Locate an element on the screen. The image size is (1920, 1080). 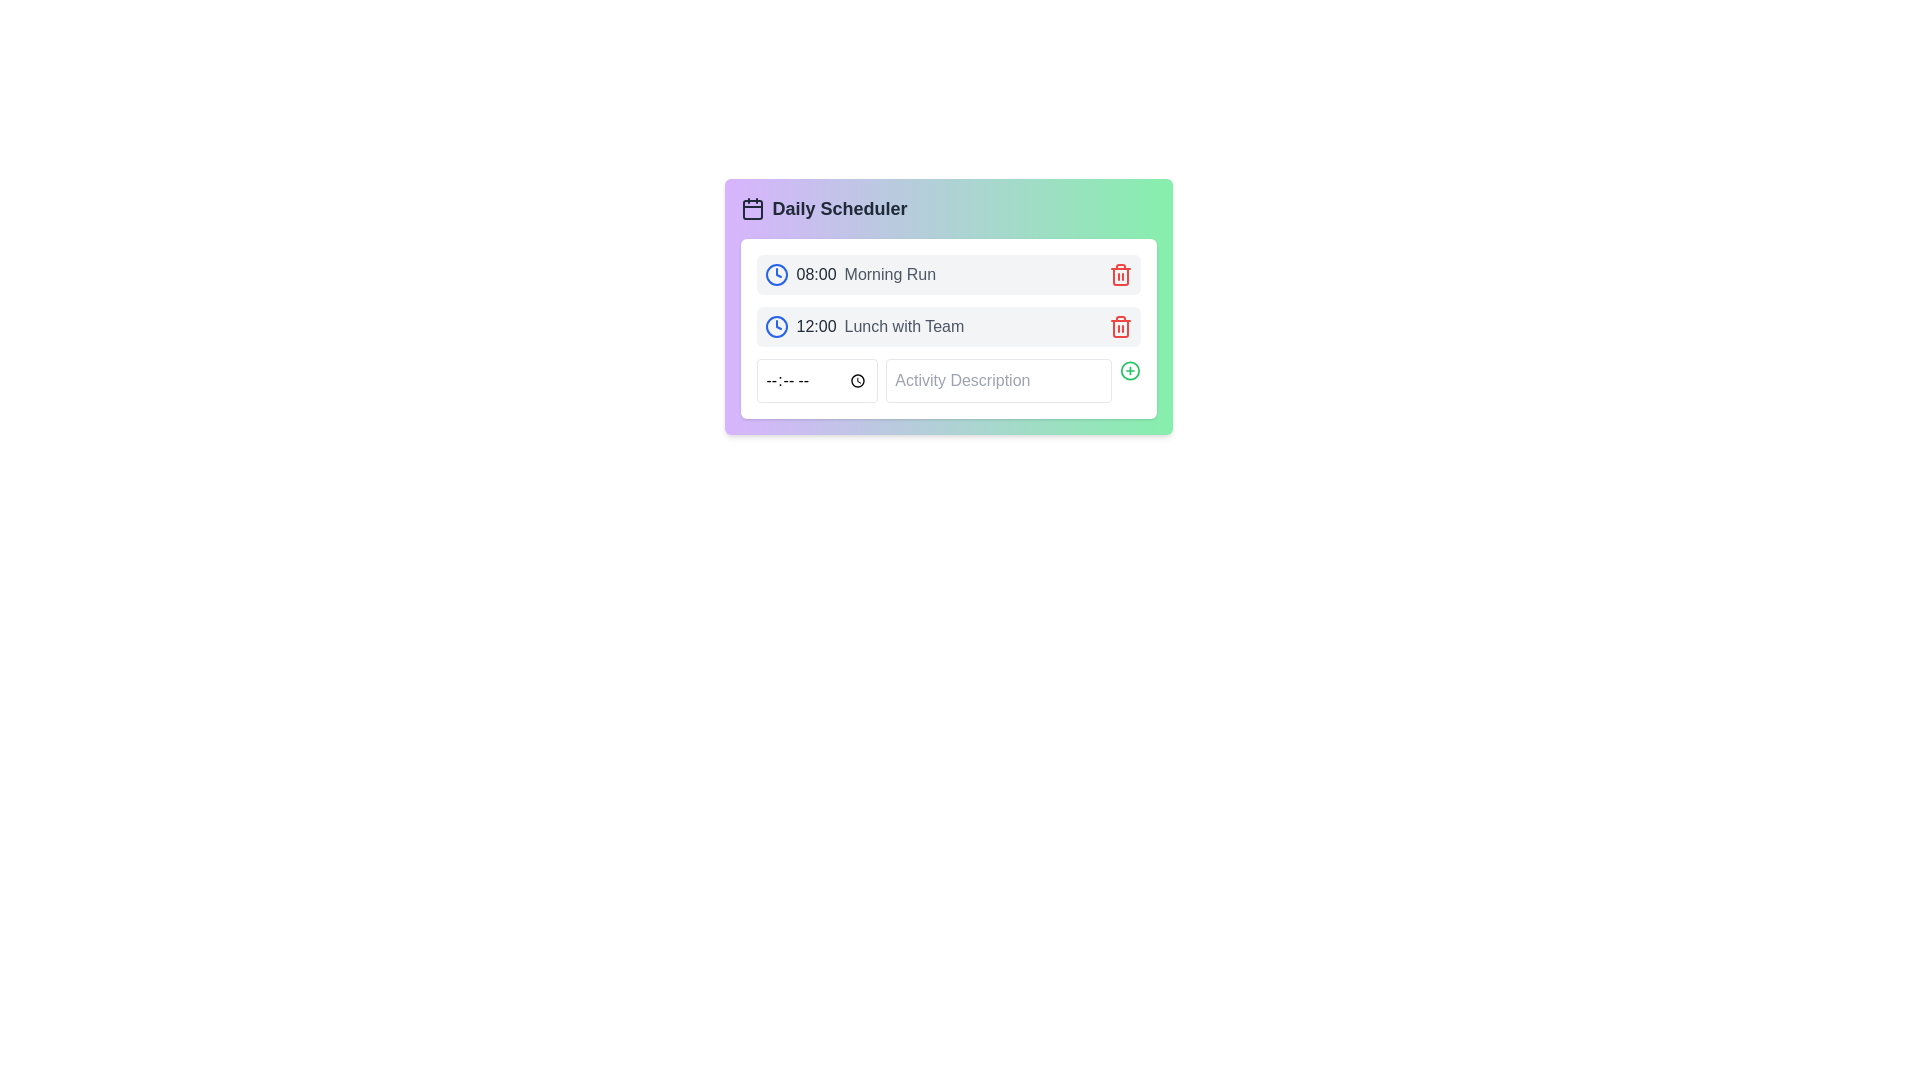
the decorative SVG element representing the outer shape of the clock icon, located to the left of the text '12:00 Lunch with Team' in the 'Daily Scheduler' card interface is located at coordinates (775, 274).